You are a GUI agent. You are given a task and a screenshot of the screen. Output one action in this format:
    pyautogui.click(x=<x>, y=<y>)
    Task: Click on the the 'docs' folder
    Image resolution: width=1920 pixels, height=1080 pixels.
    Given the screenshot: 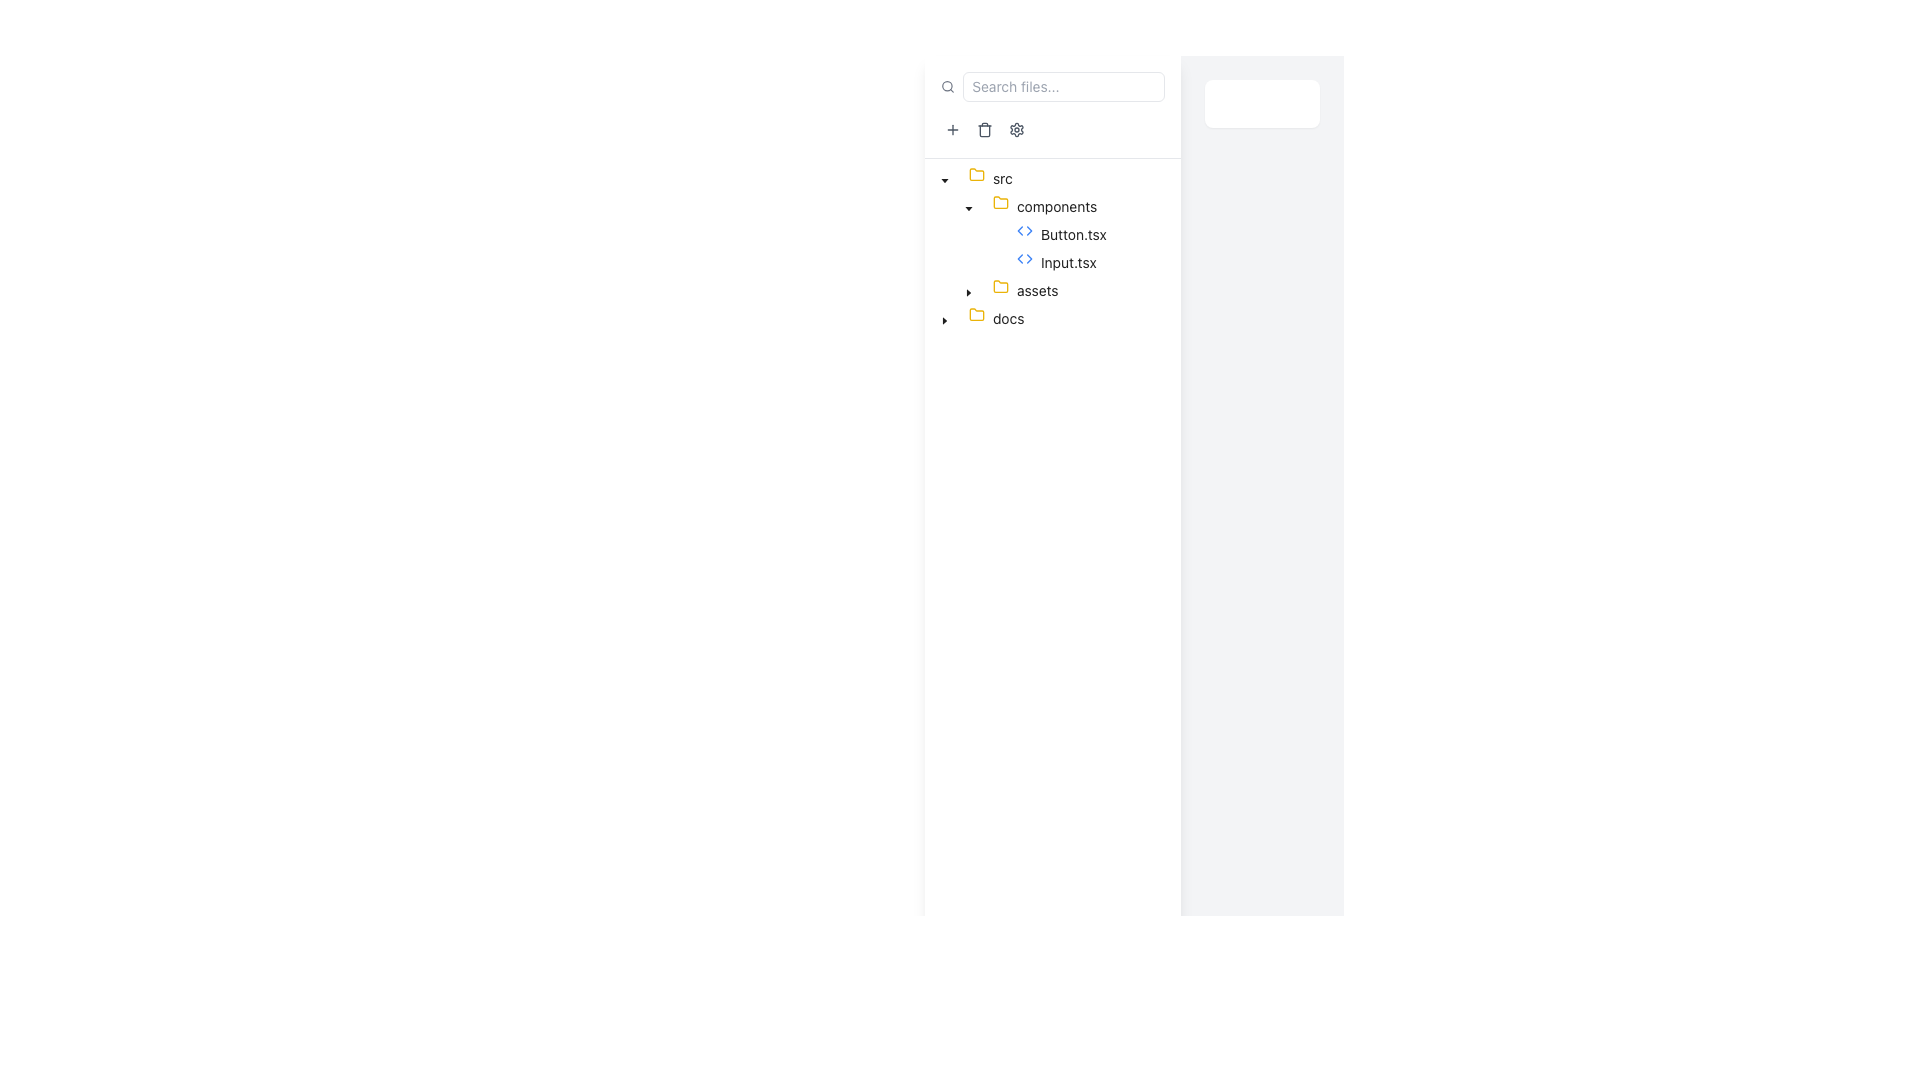 What is the action you would take?
    pyautogui.click(x=982, y=318)
    